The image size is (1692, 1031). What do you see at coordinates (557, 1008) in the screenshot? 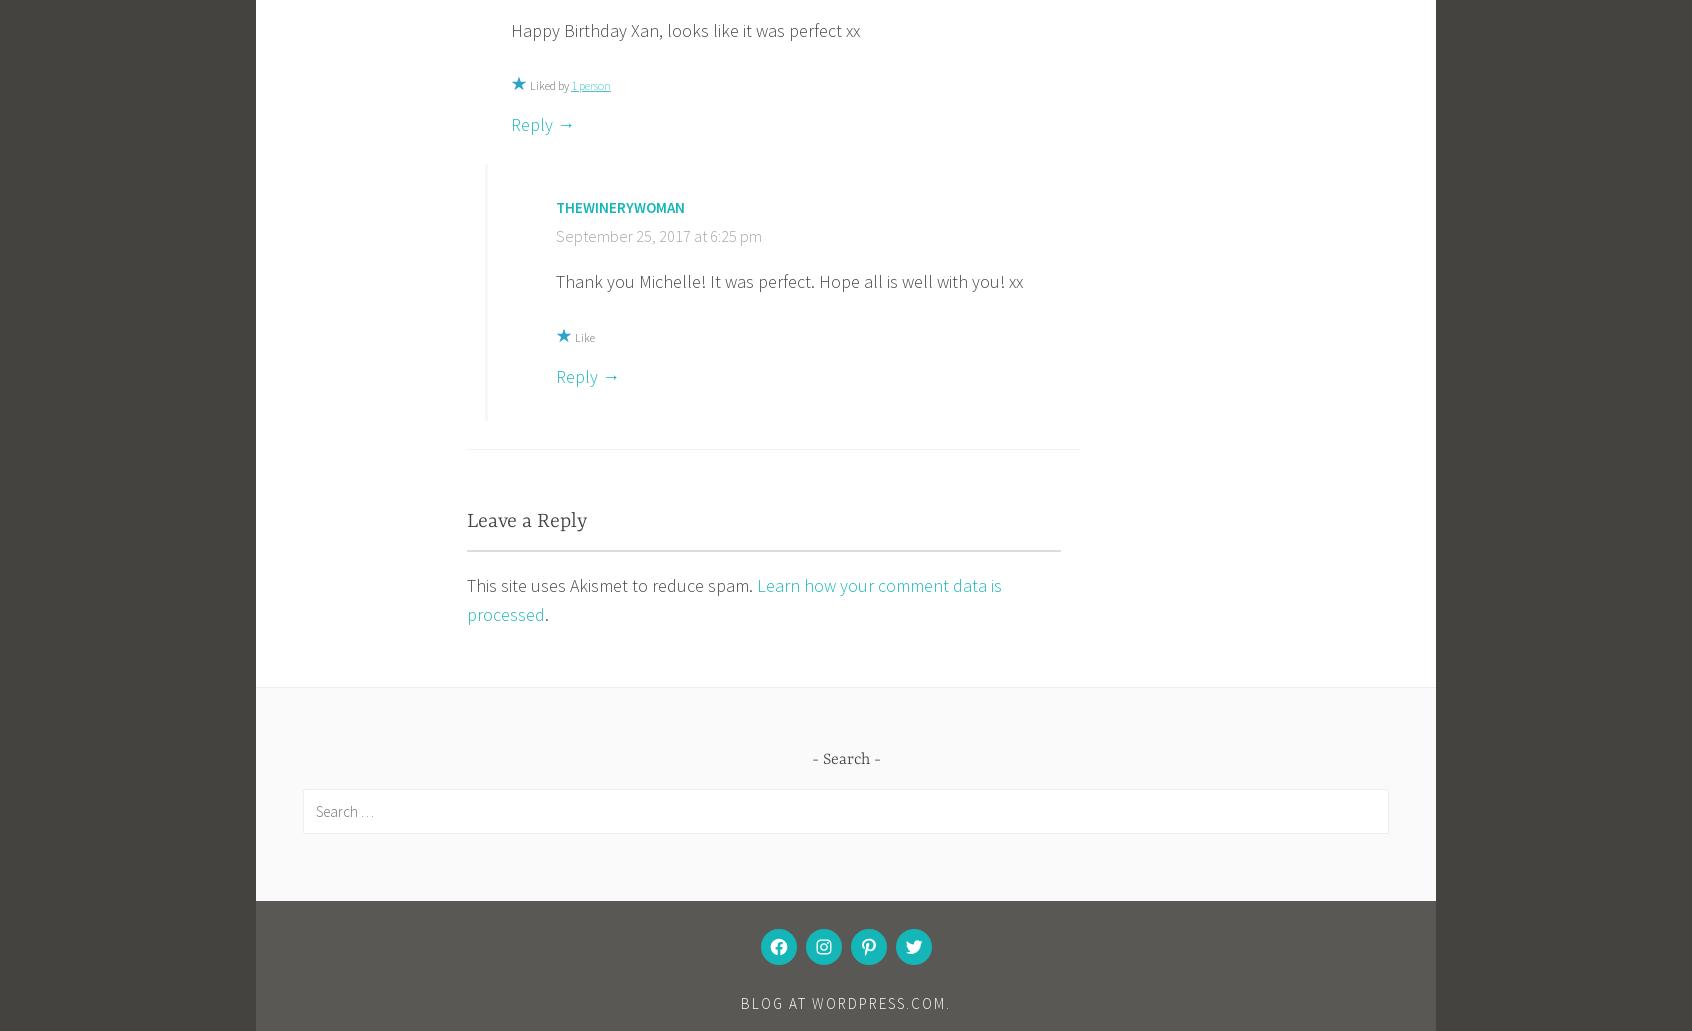
I see `'Julie Basden'` at bounding box center [557, 1008].